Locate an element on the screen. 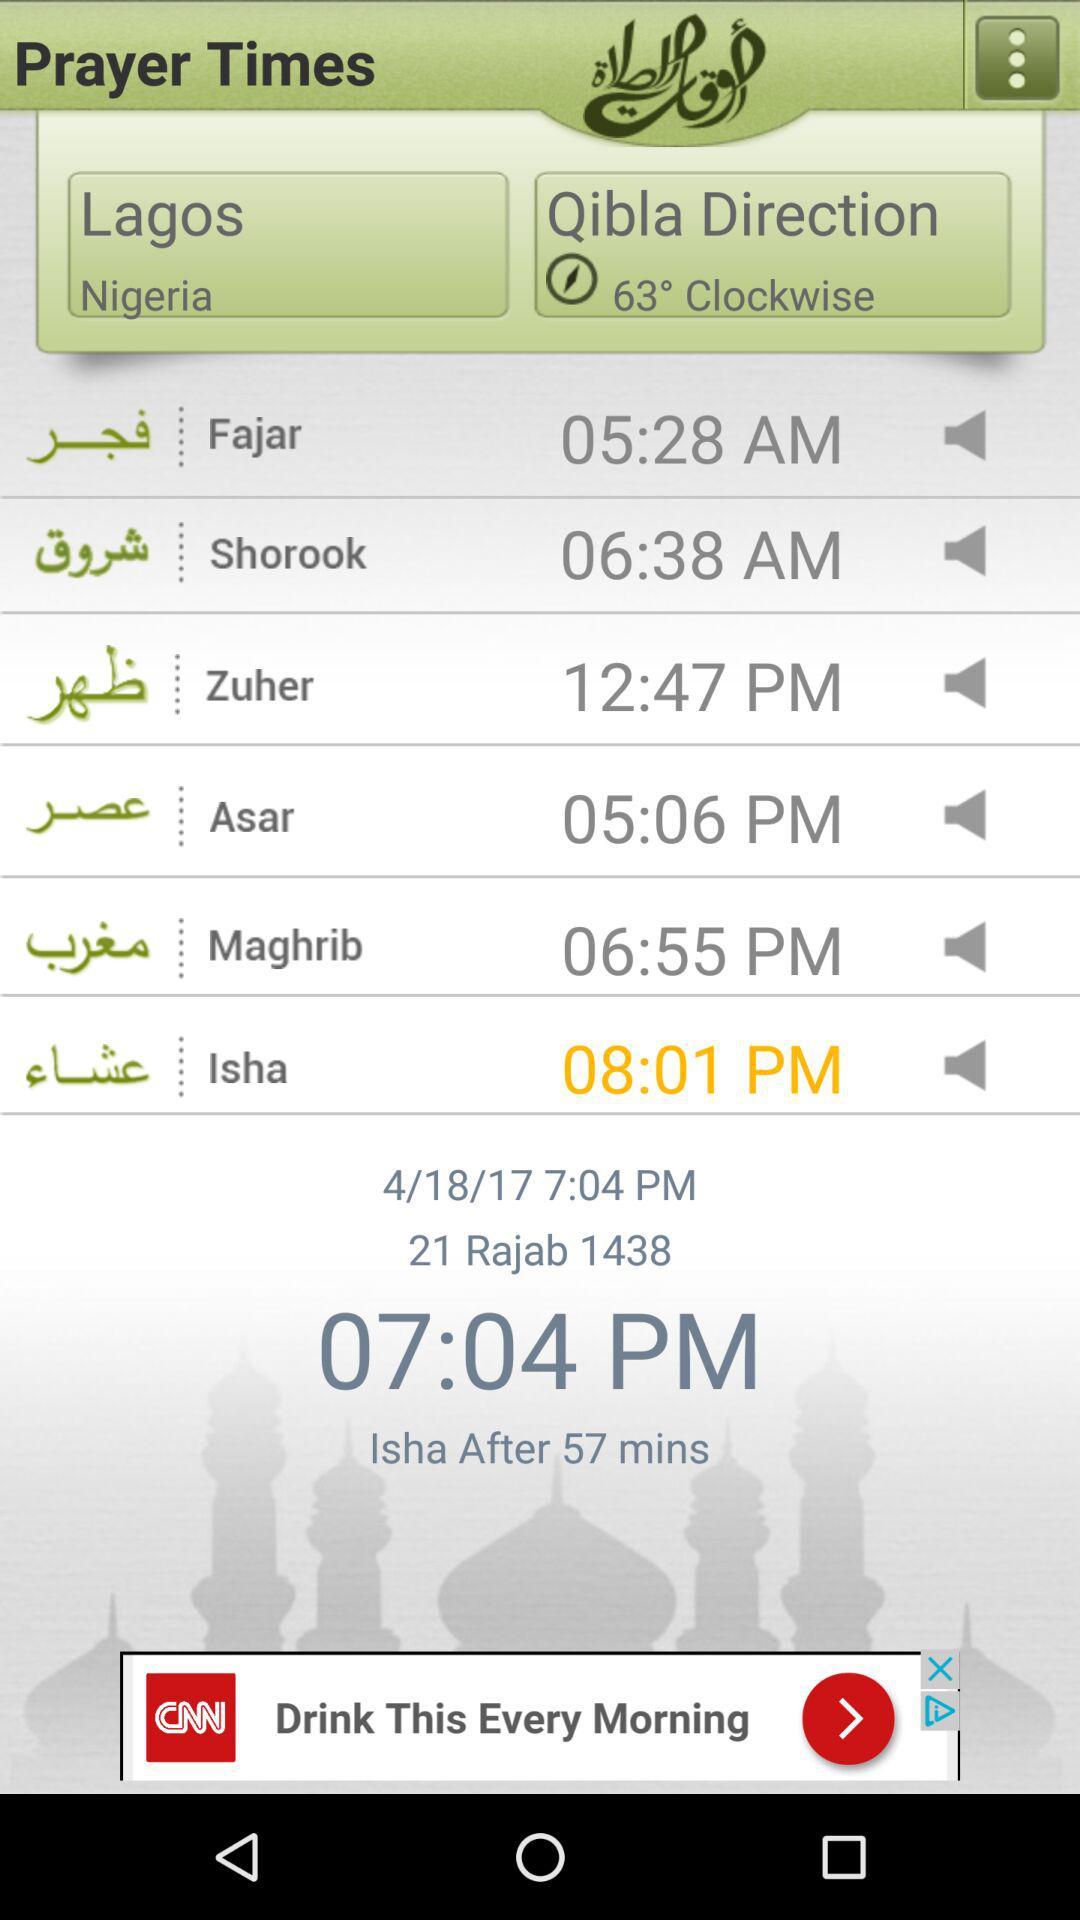  the volume icon is located at coordinates (981, 590).